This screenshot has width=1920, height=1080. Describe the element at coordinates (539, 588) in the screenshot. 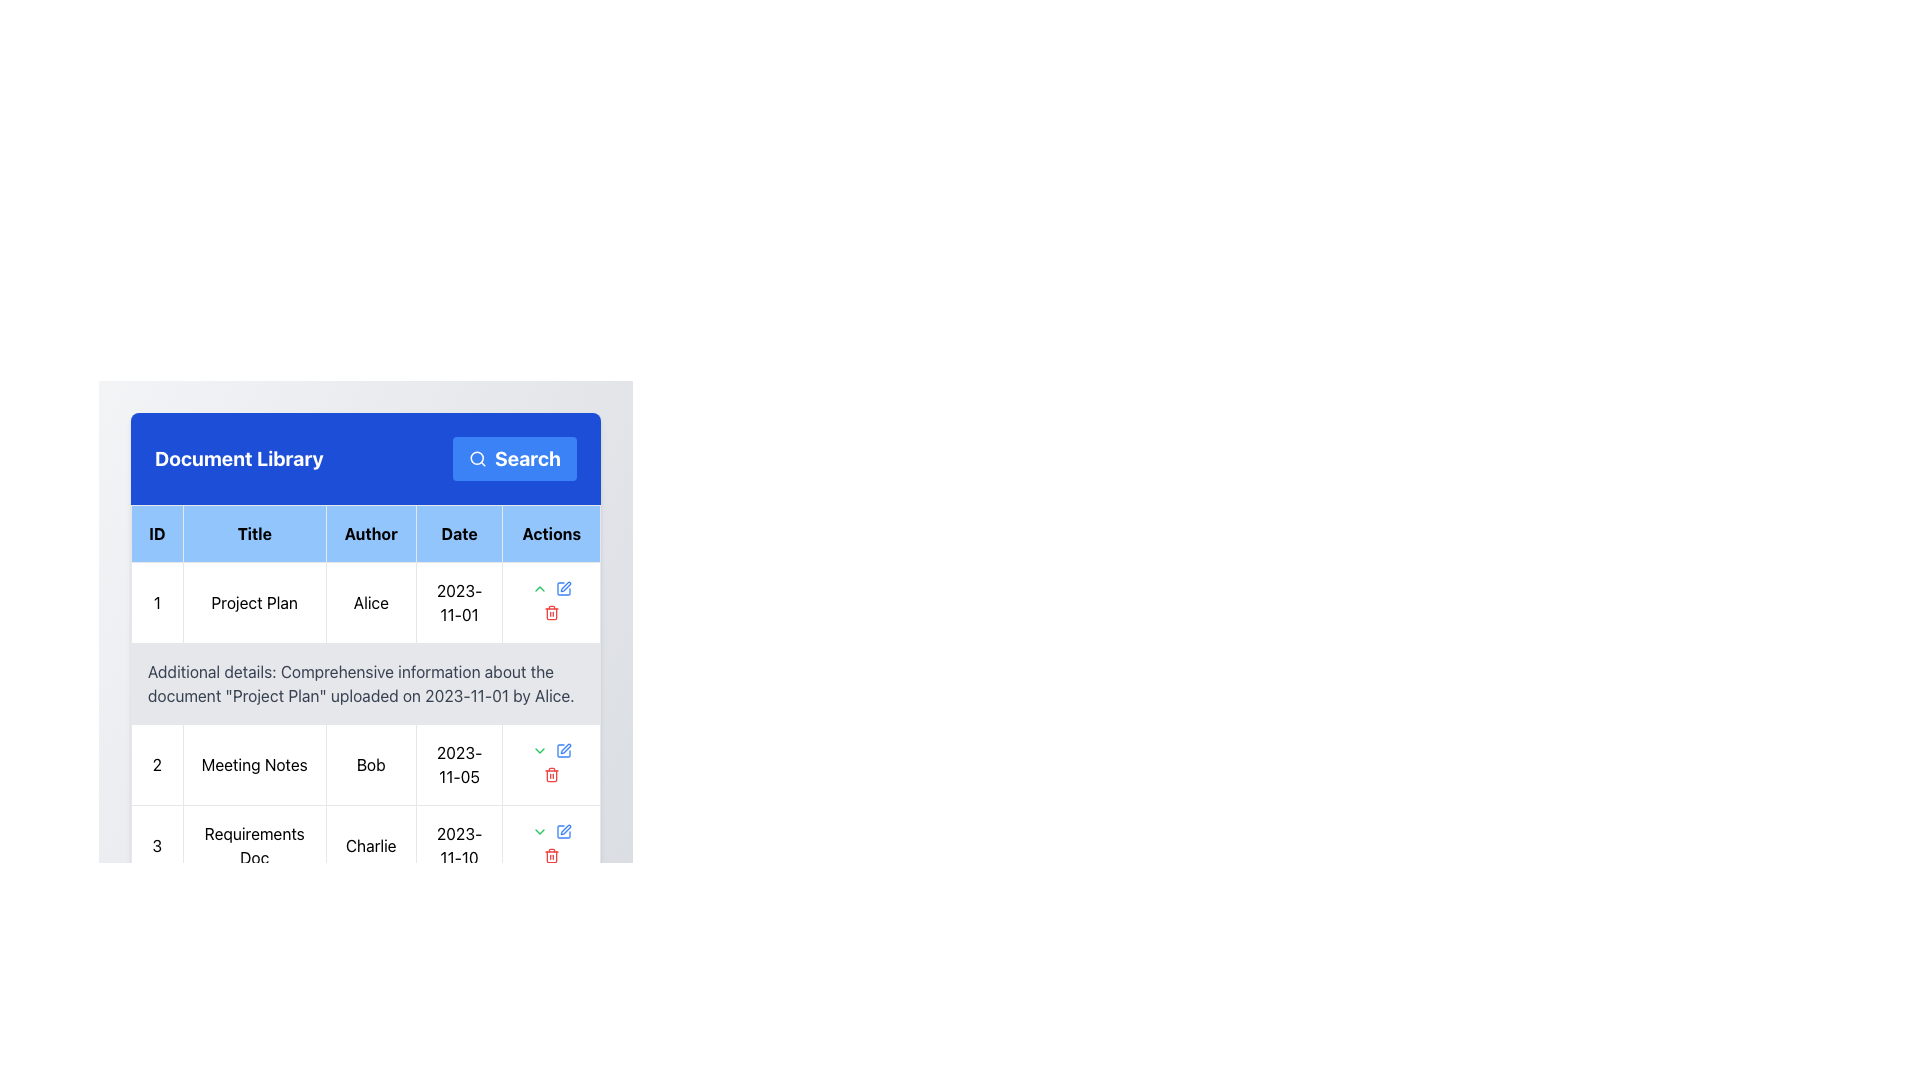

I see `the green chevron-up icon button located in the 'Actions' column of the second row in the data table` at that location.